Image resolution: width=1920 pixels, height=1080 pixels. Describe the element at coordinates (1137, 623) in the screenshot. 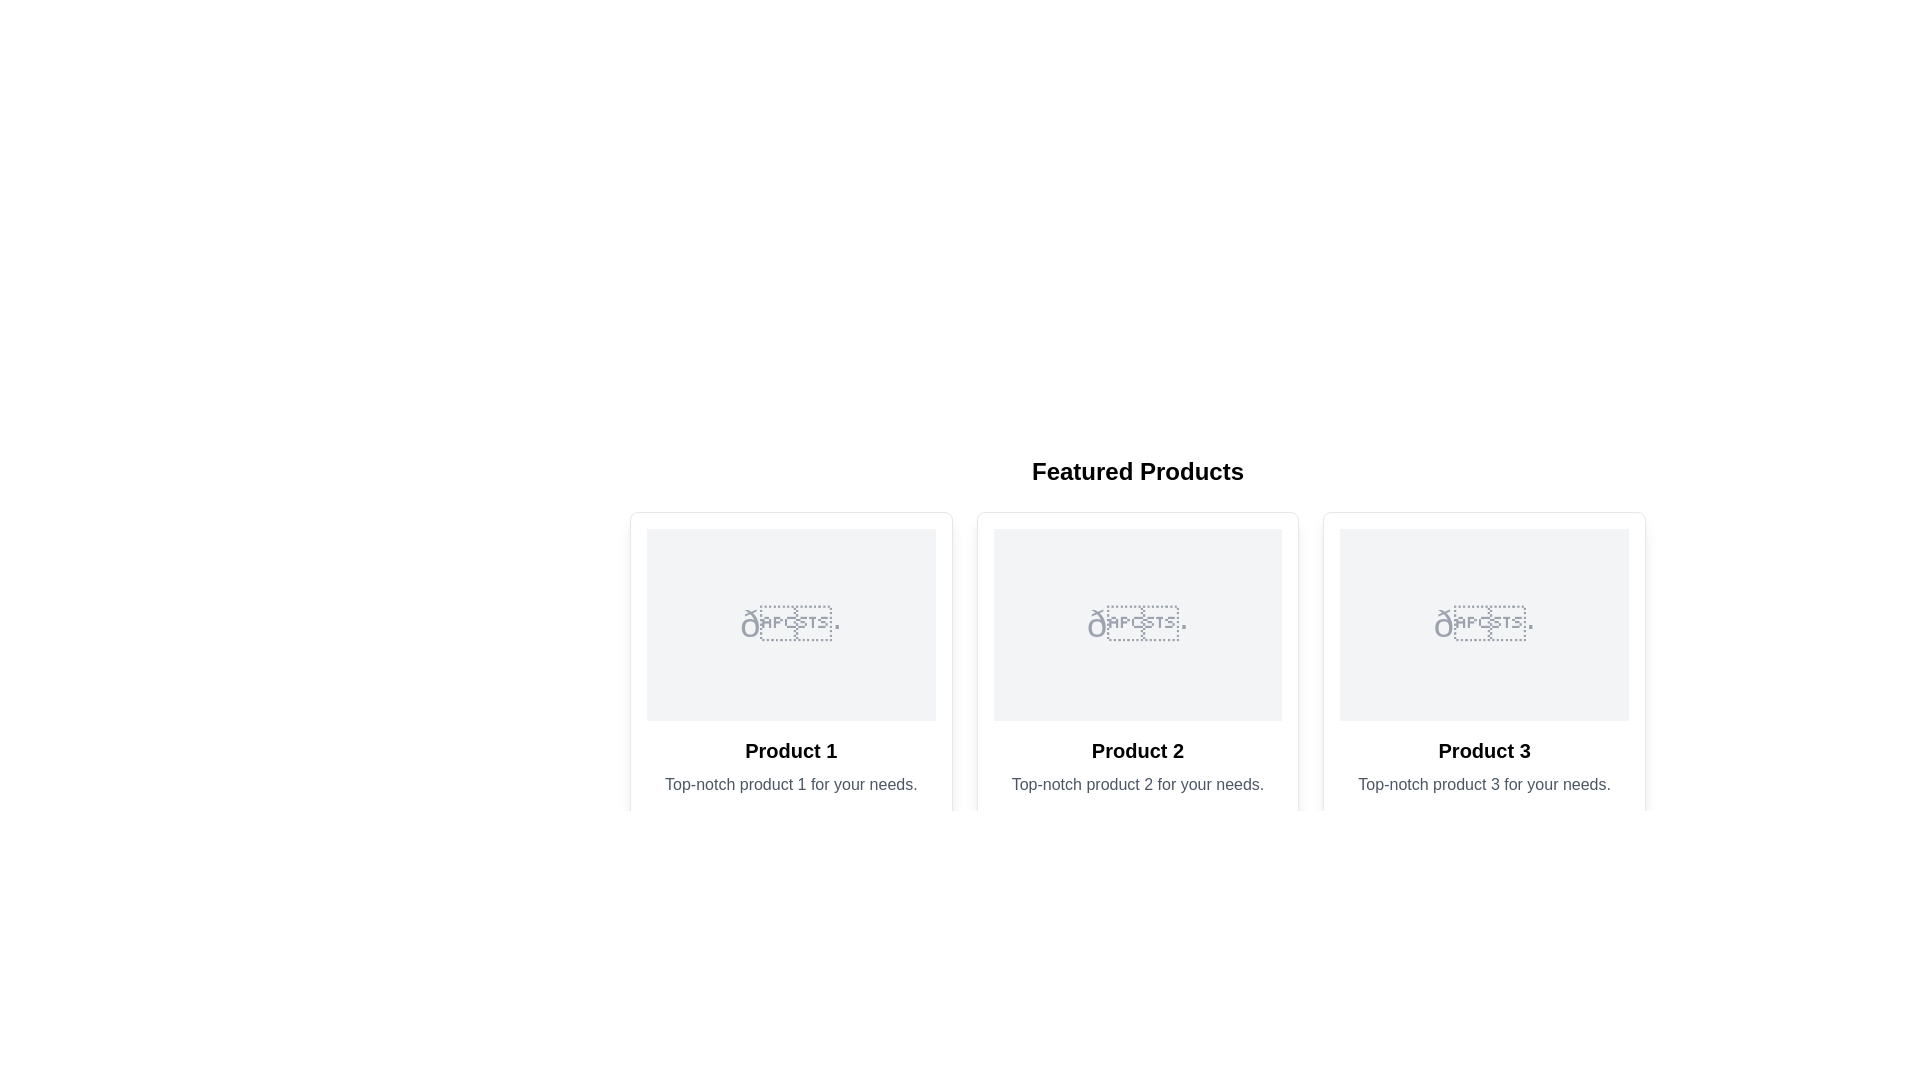

I see `the decorative Label or Icon associated with the second product in the grid under 'Featured Products'` at that location.